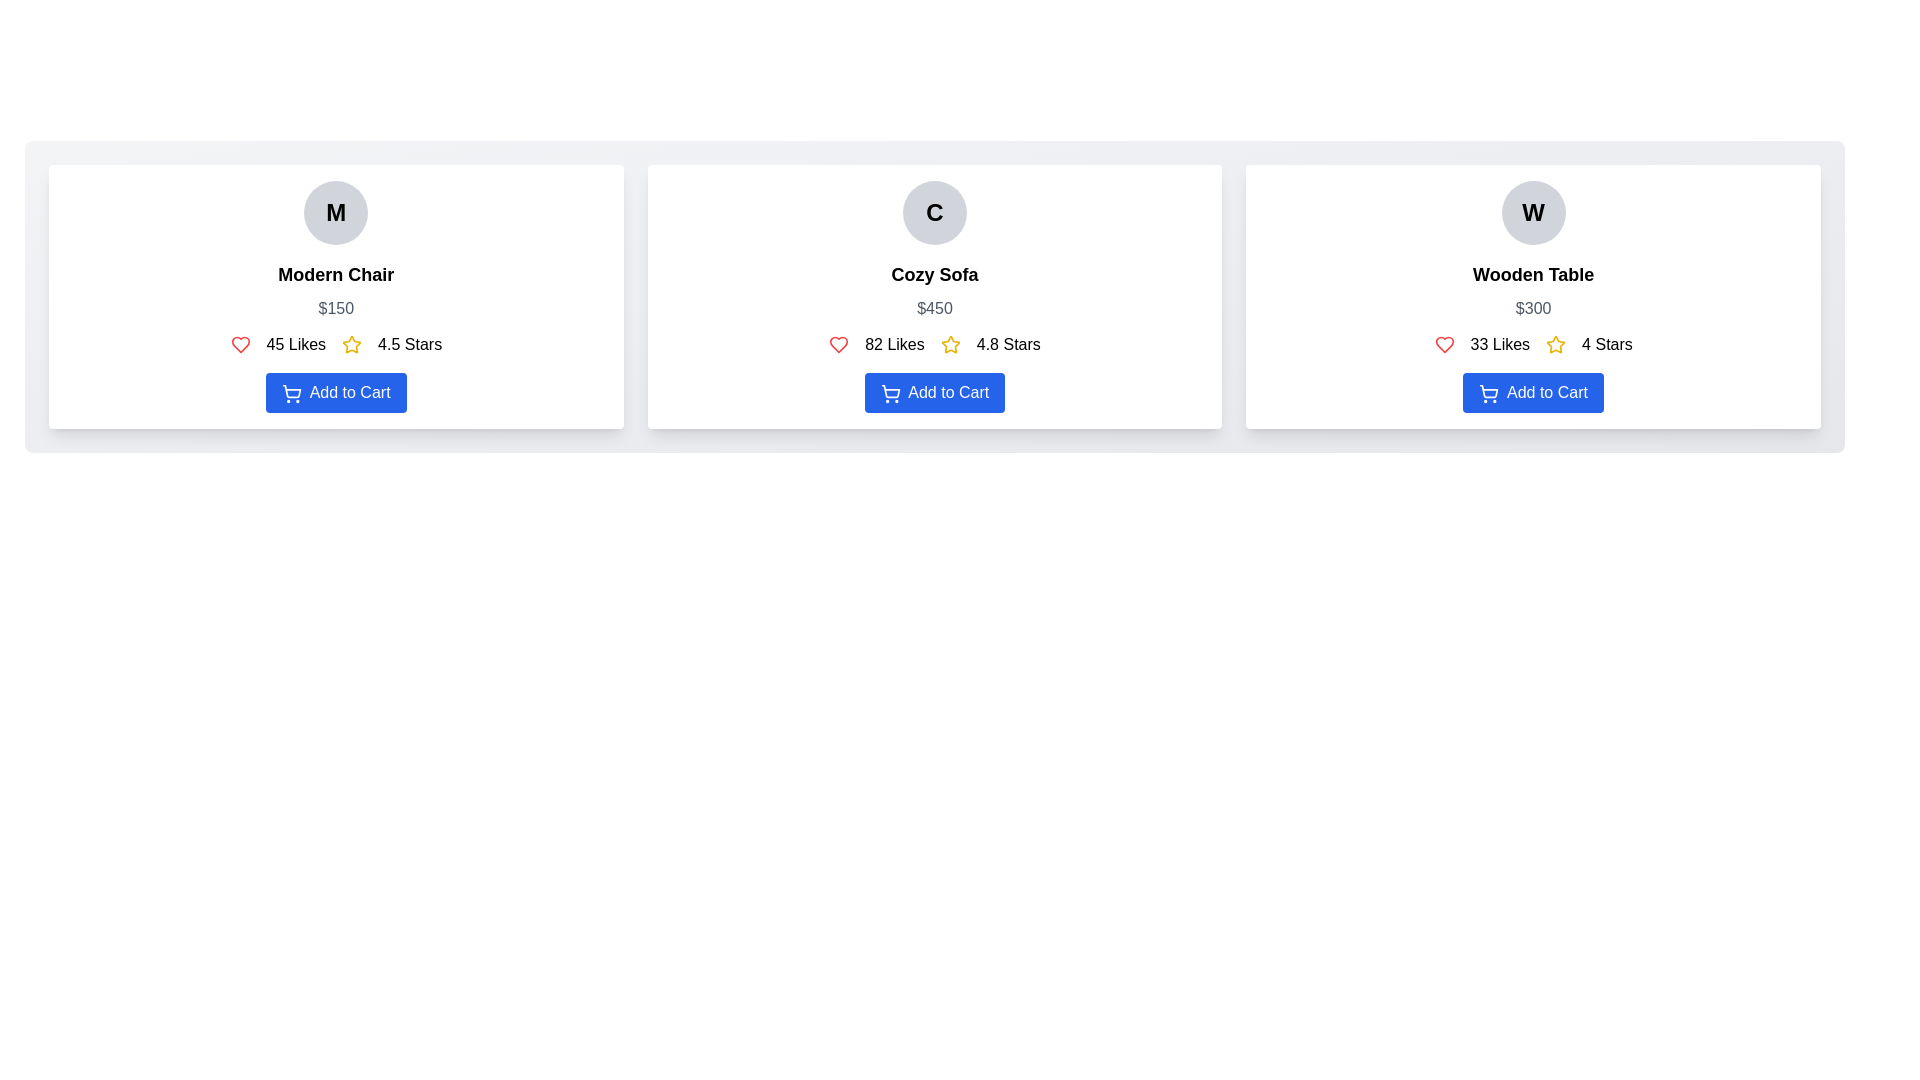 The image size is (1920, 1080). What do you see at coordinates (839, 343) in the screenshot?
I see `the visual state of the 'like' icon located in the second product card, positioned just below the product name and price, next to '82 Likes' for the 'Cozy Sofa' product` at bounding box center [839, 343].